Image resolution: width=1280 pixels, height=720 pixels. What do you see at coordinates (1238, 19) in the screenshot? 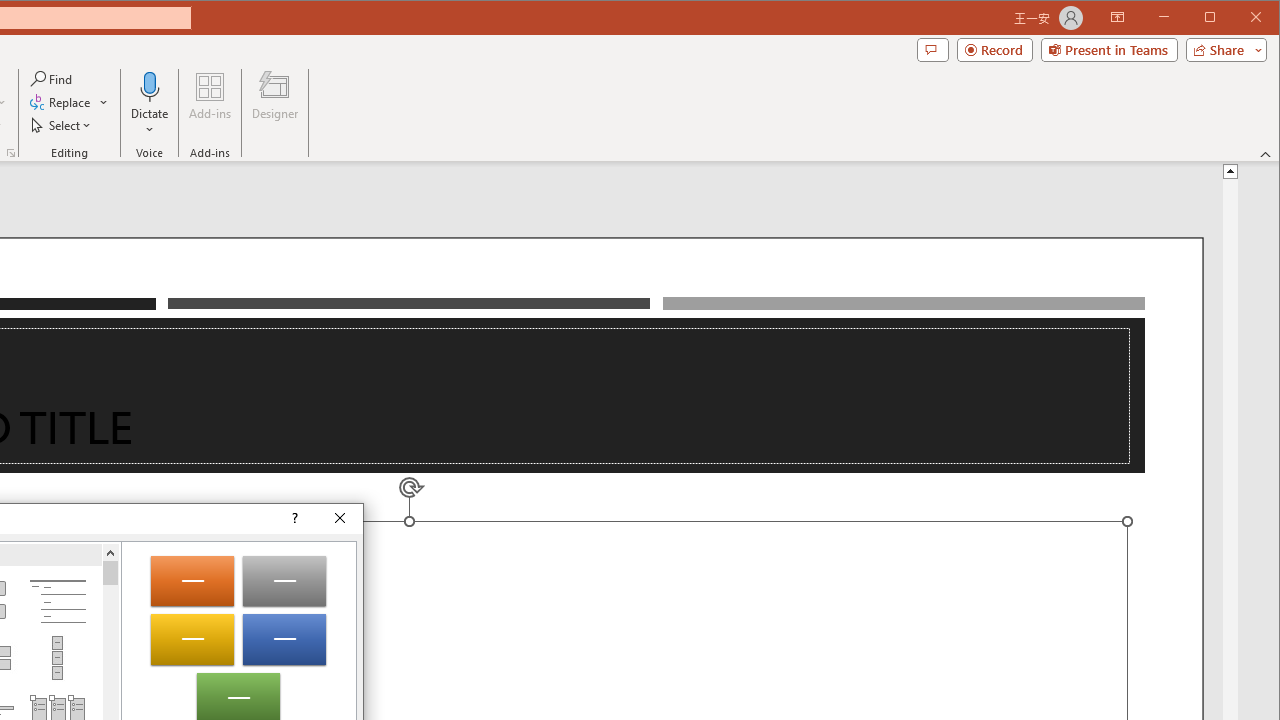
I see `'Maximize'` at bounding box center [1238, 19].